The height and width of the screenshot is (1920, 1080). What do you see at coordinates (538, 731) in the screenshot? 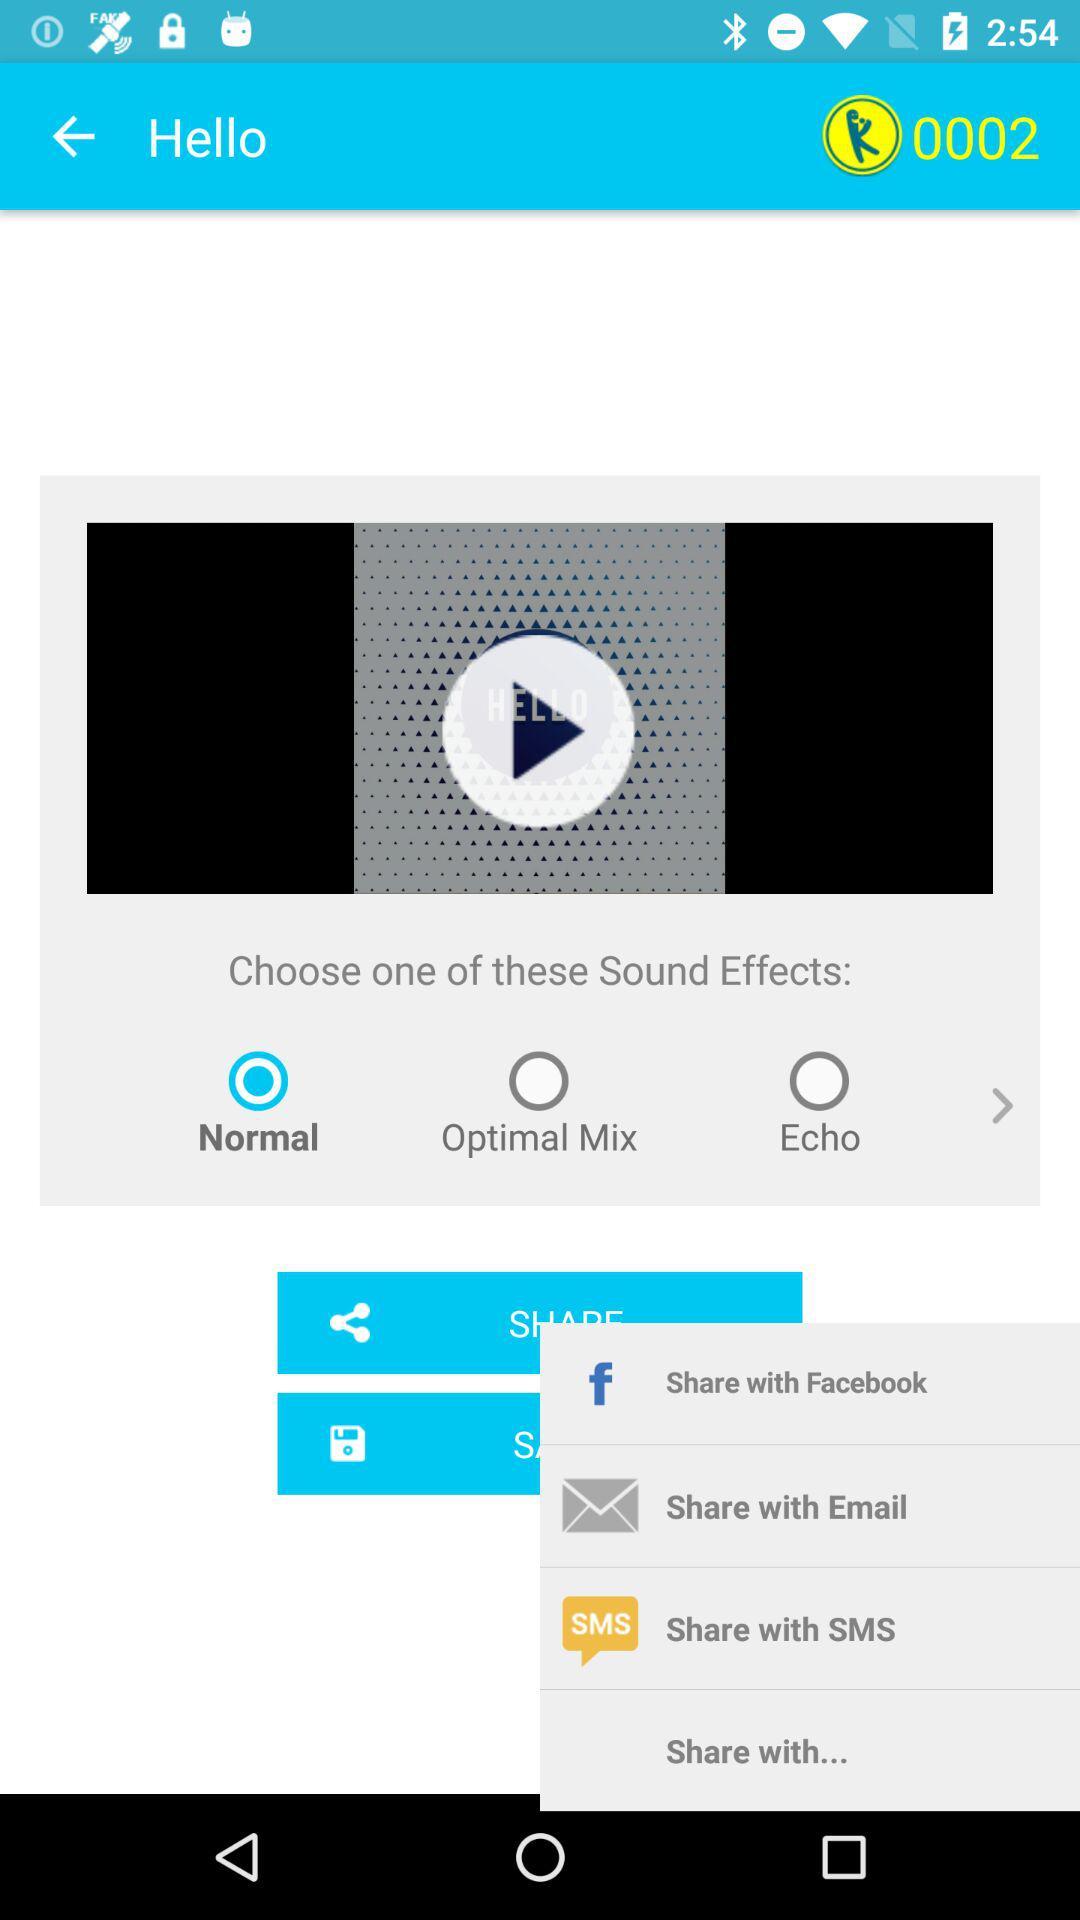
I see `item above the choose one of icon` at bounding box center [538, 731].